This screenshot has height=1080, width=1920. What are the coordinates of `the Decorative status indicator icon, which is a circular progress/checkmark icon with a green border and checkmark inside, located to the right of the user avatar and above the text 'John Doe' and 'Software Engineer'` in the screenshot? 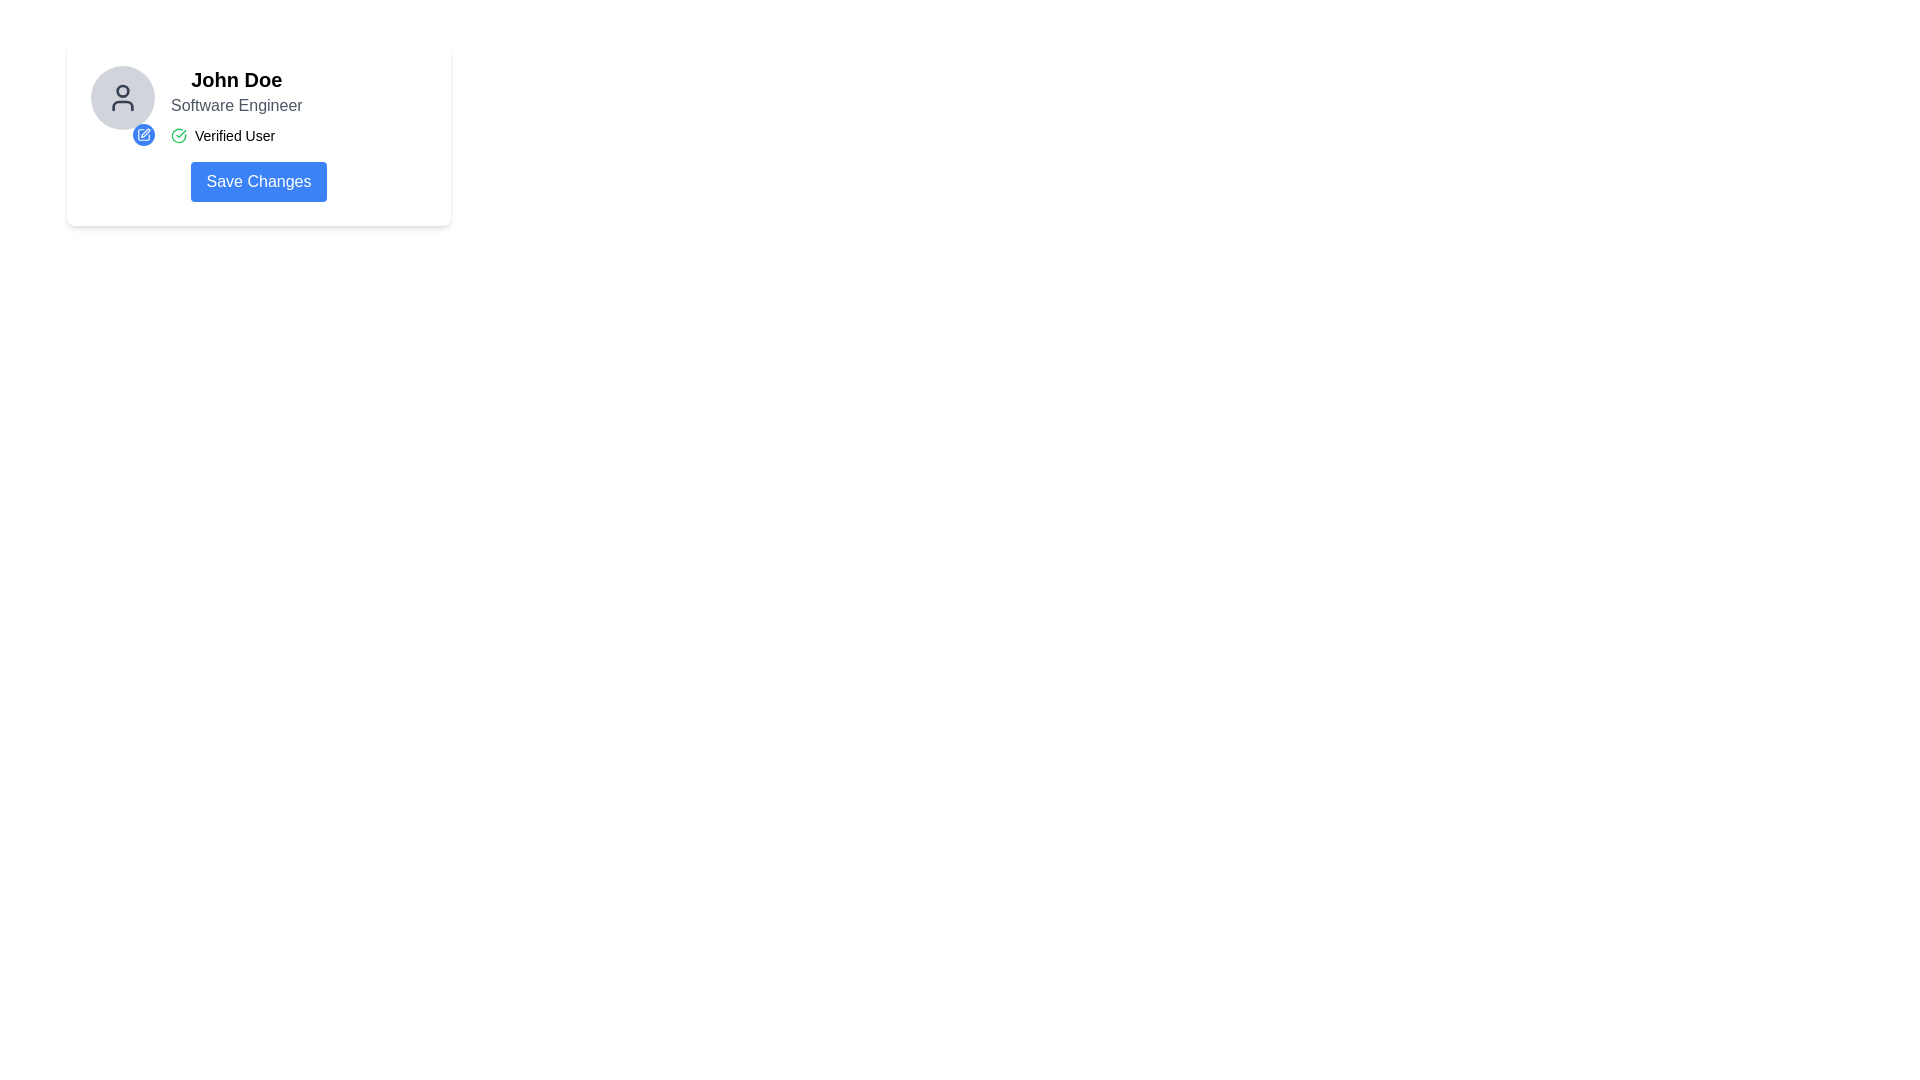 It's located at (178, 135).